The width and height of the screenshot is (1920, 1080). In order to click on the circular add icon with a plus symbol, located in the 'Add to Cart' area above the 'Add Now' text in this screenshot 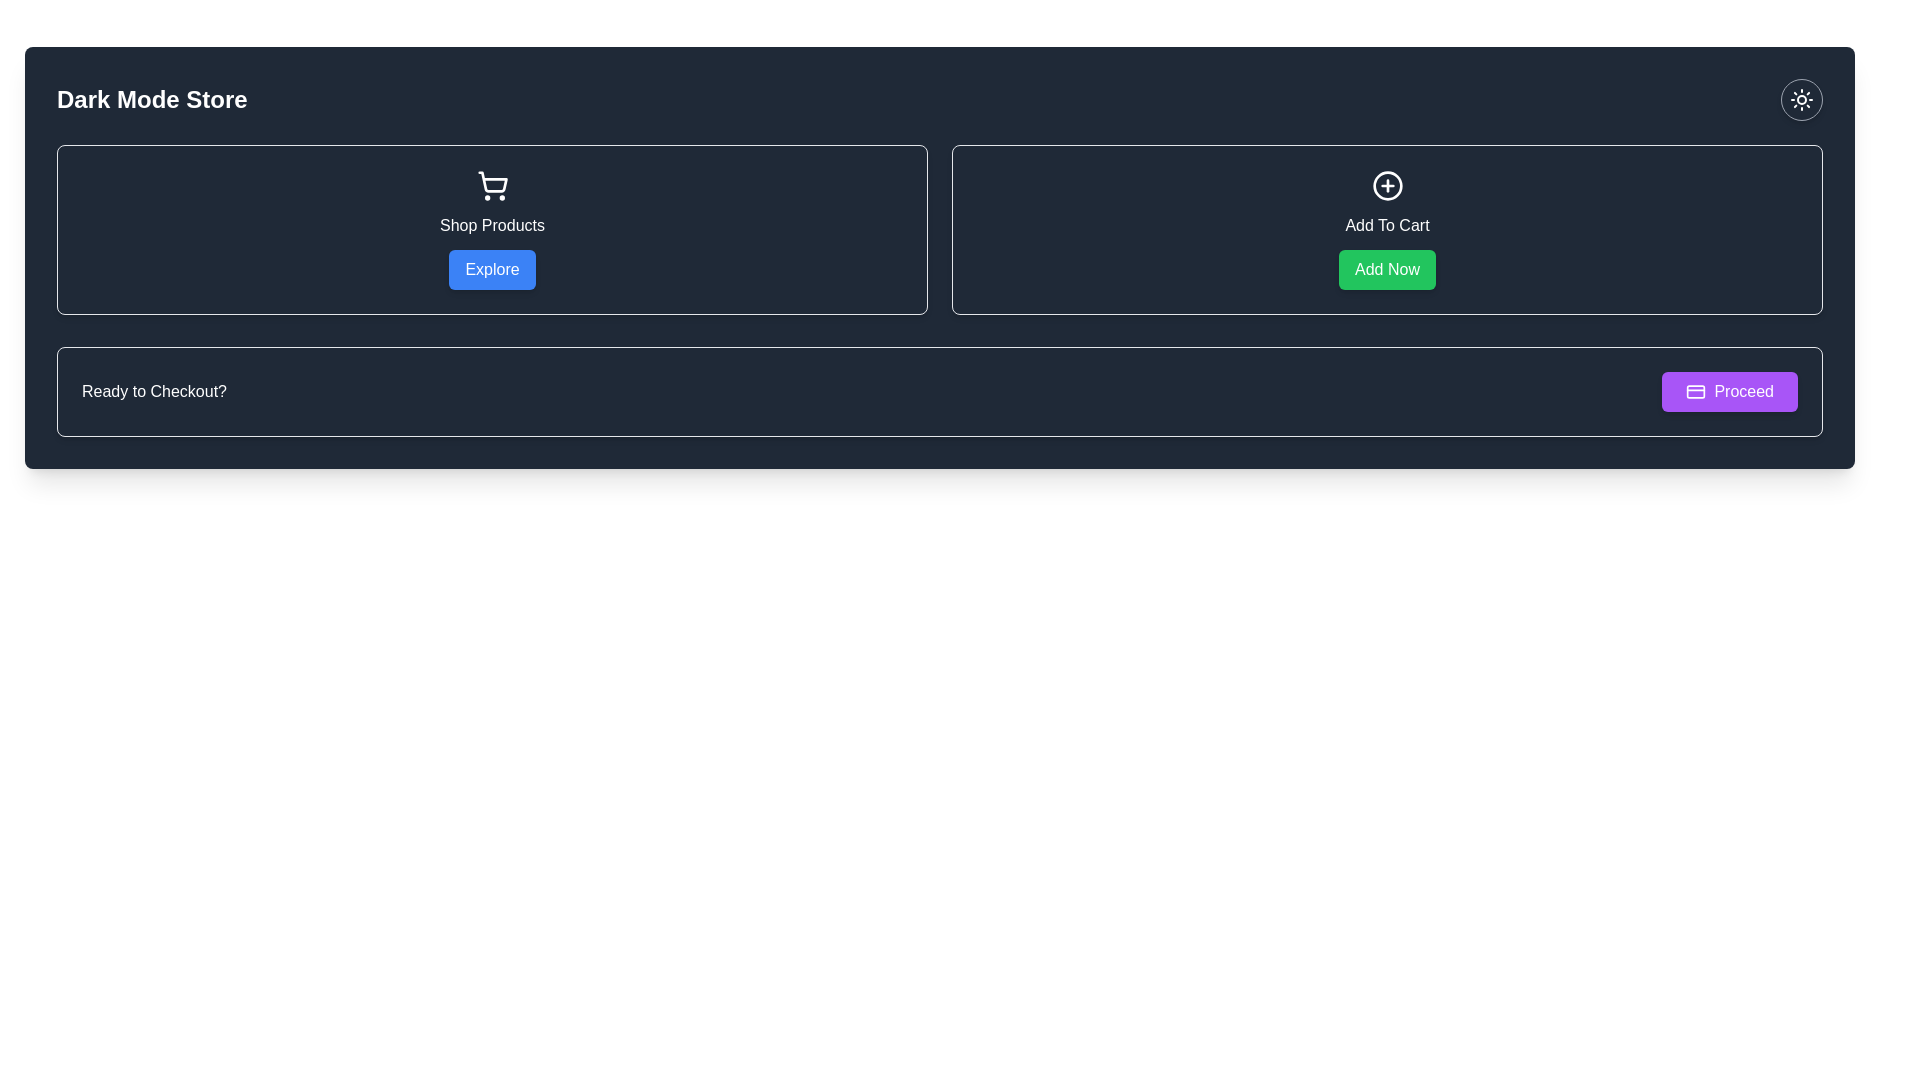, I will do `click(1386, 185)`.